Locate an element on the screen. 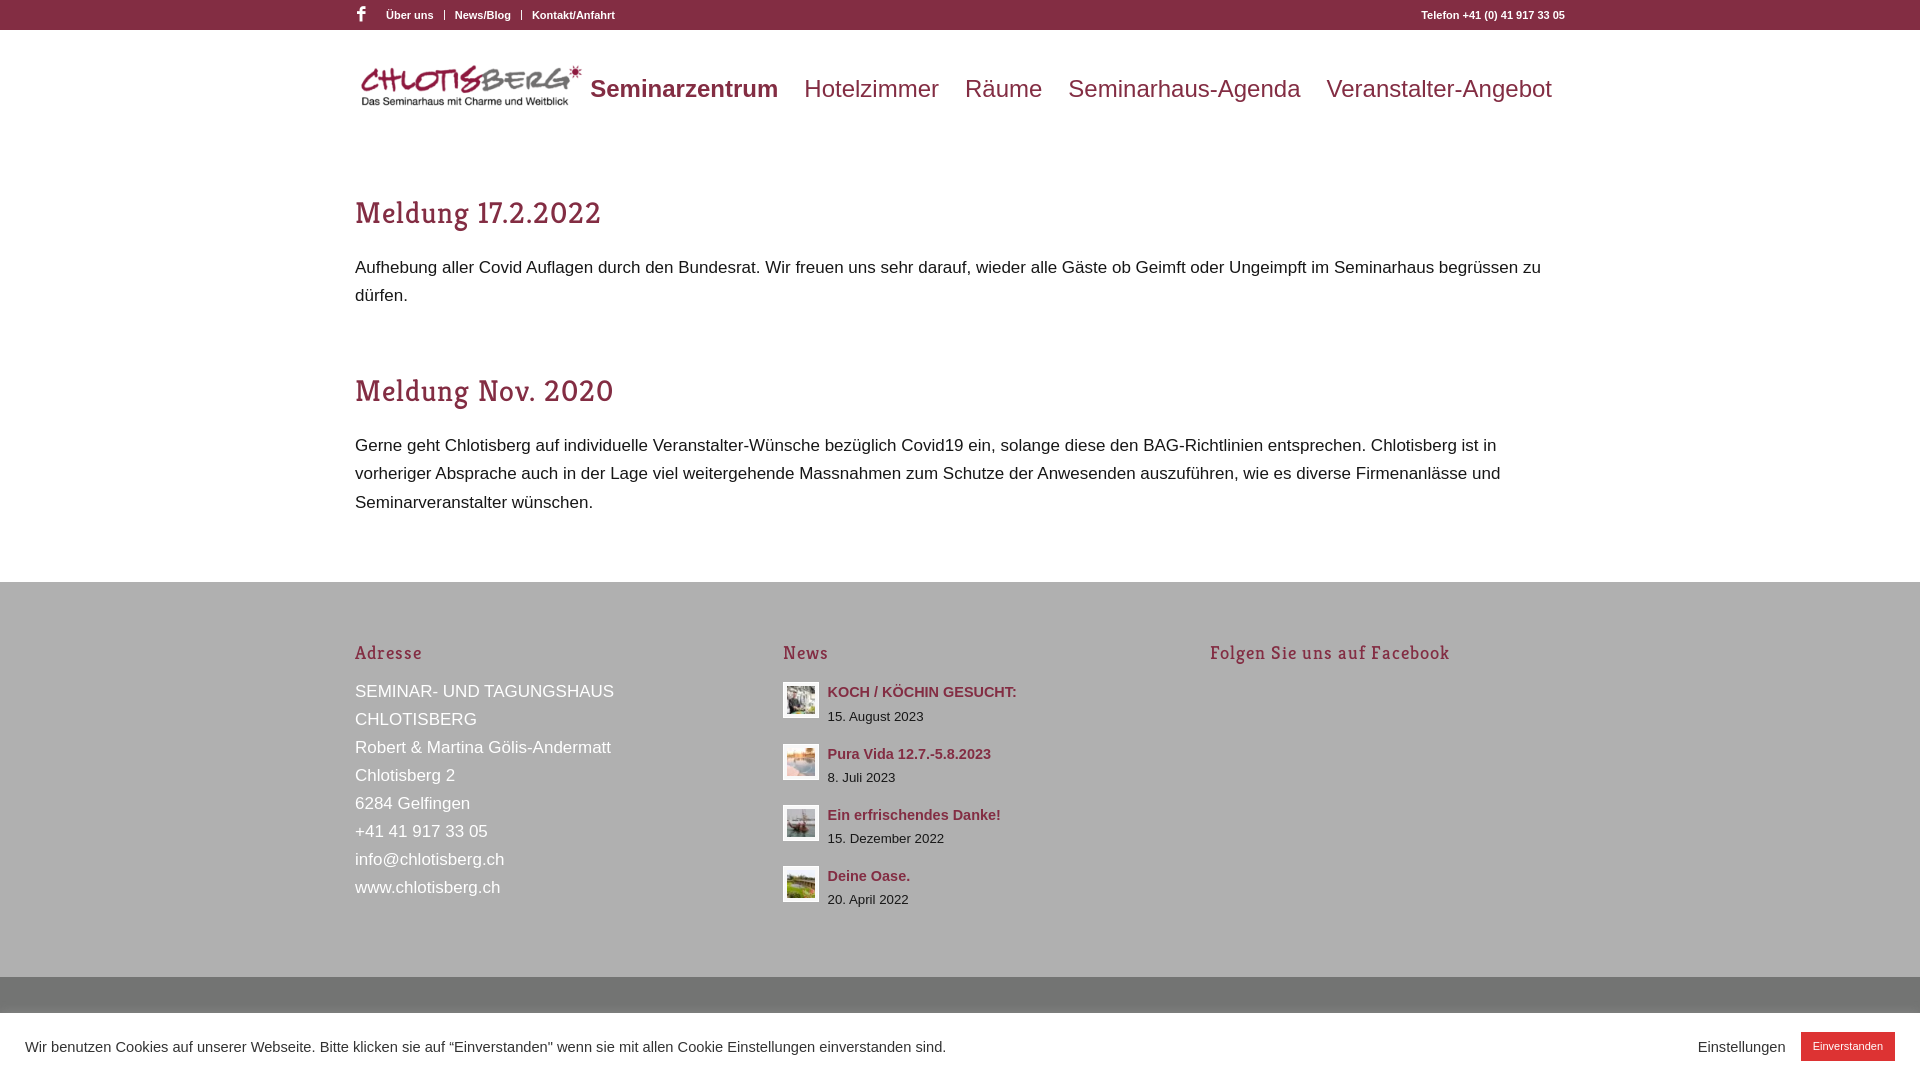  'News/Blog' is located at coordinates (483, 15).